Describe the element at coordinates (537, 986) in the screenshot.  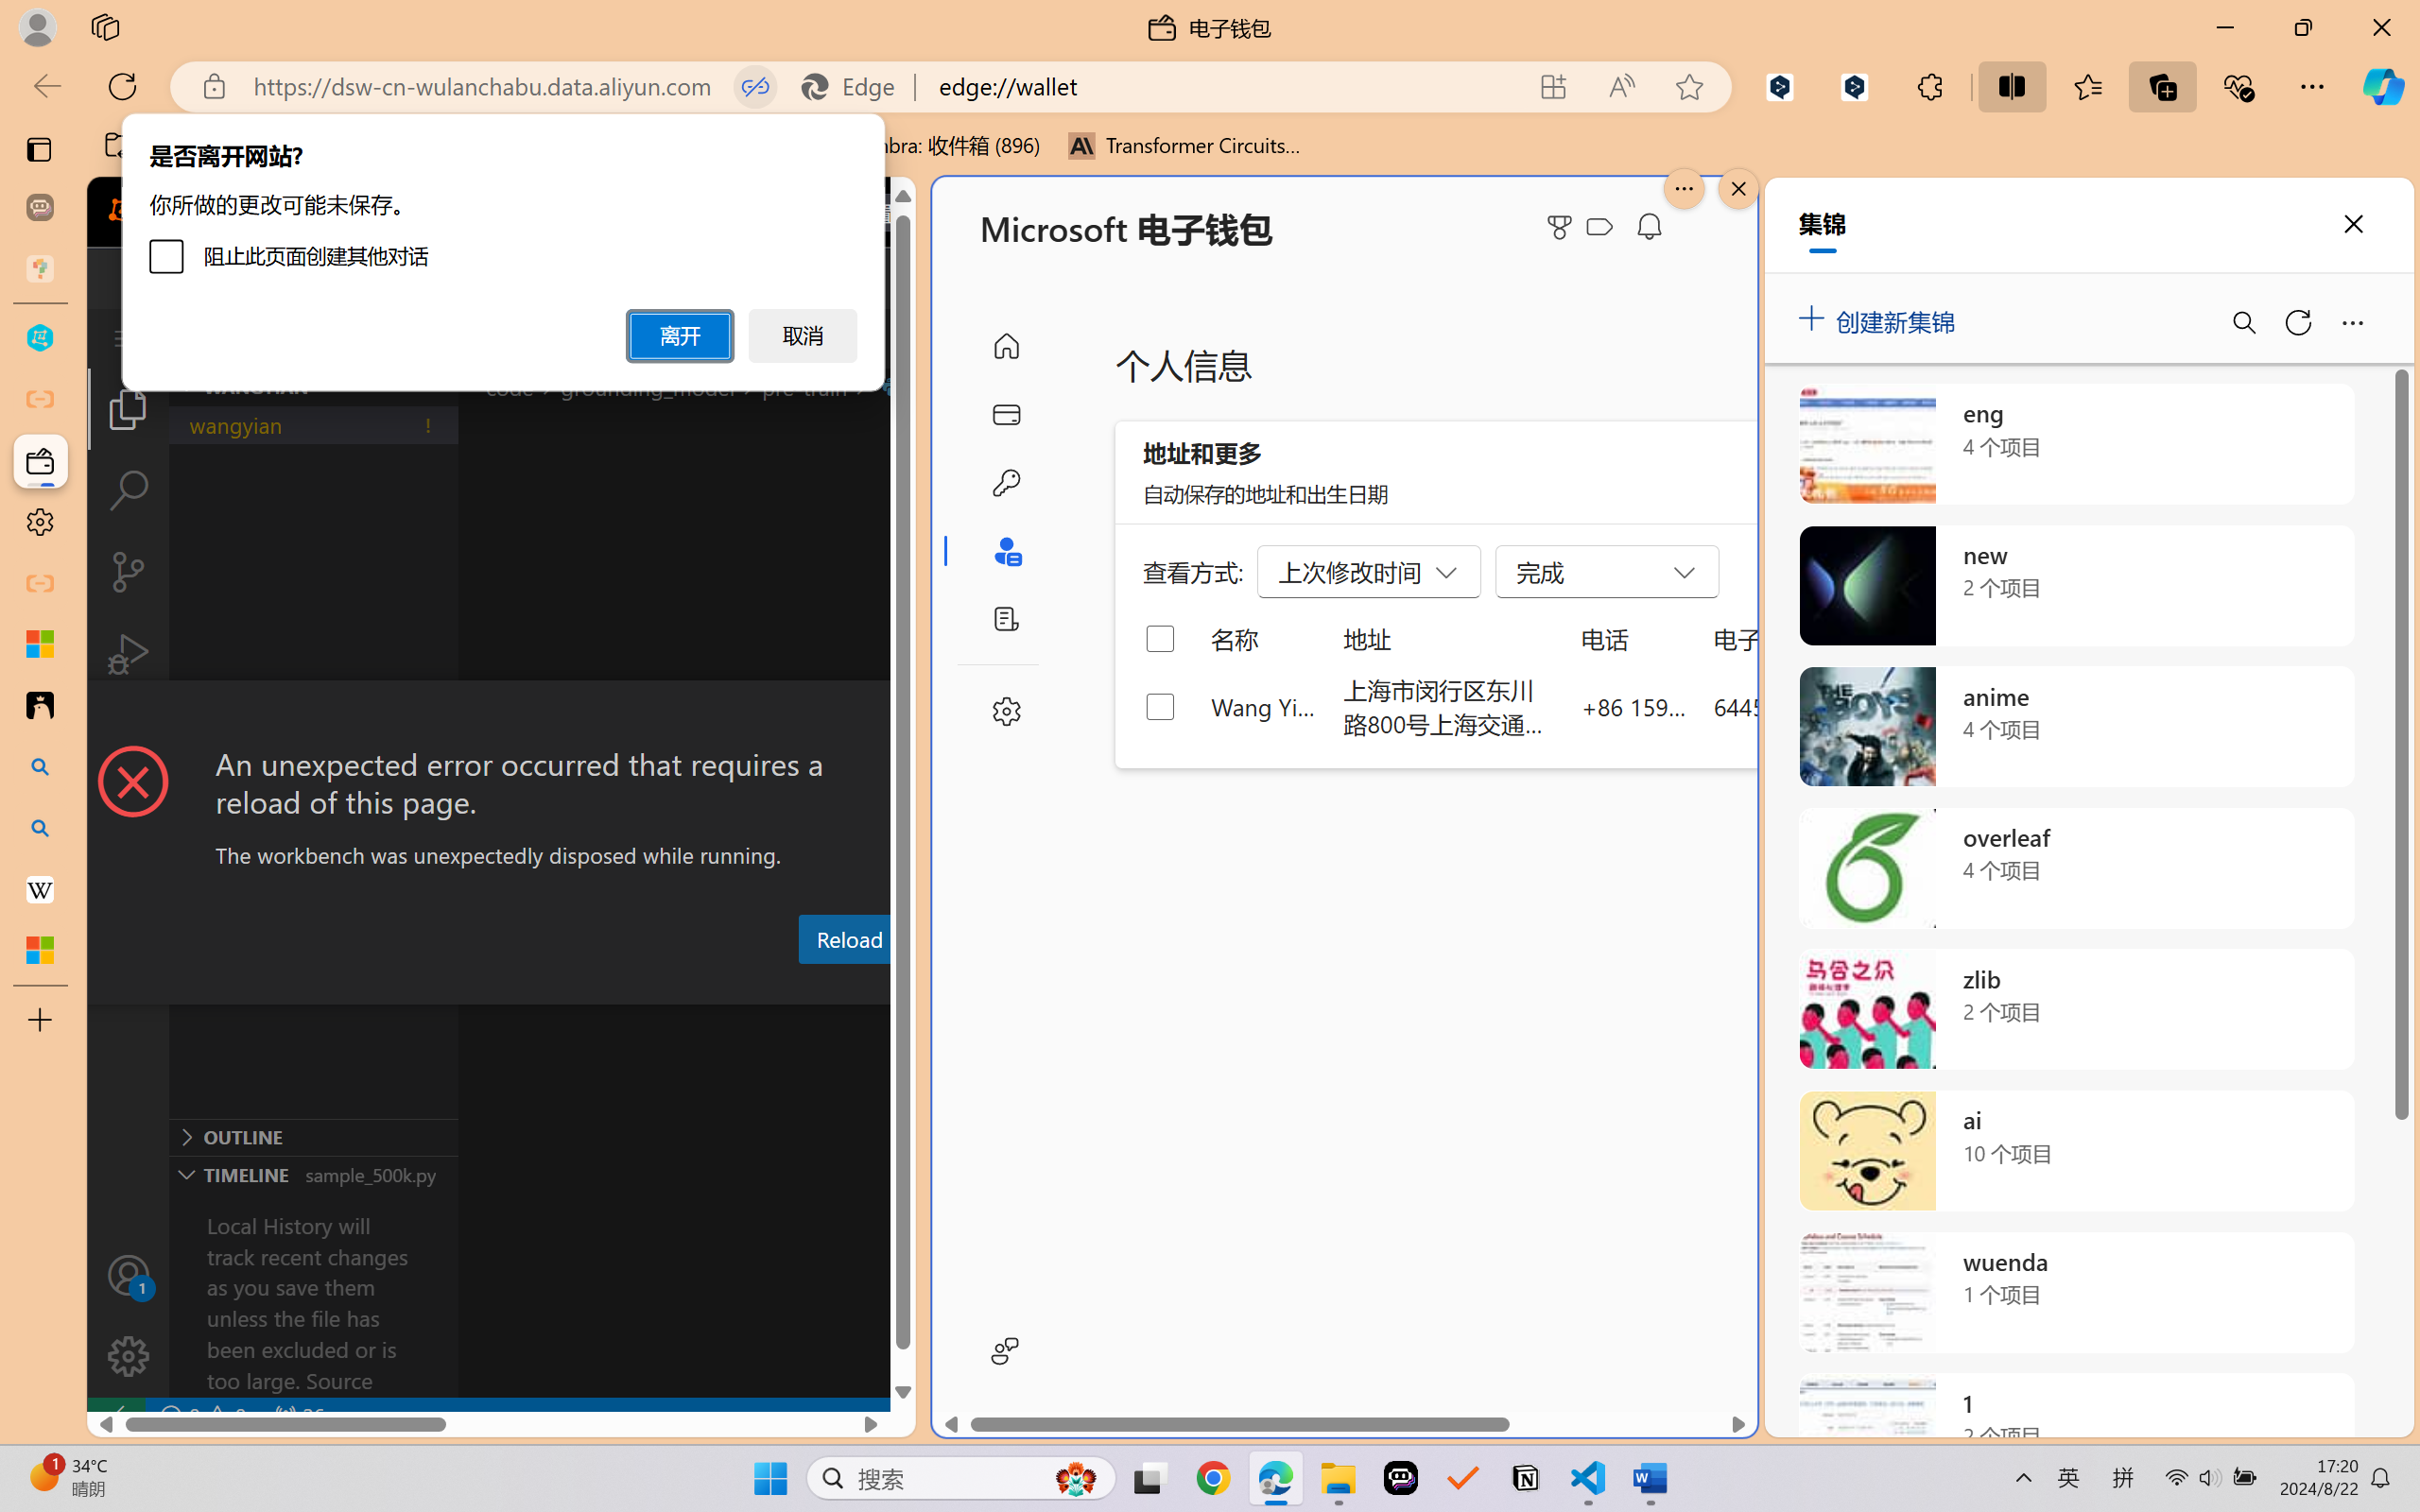
I see `'Problems (Ctrl+Shift+M)'` at that location.